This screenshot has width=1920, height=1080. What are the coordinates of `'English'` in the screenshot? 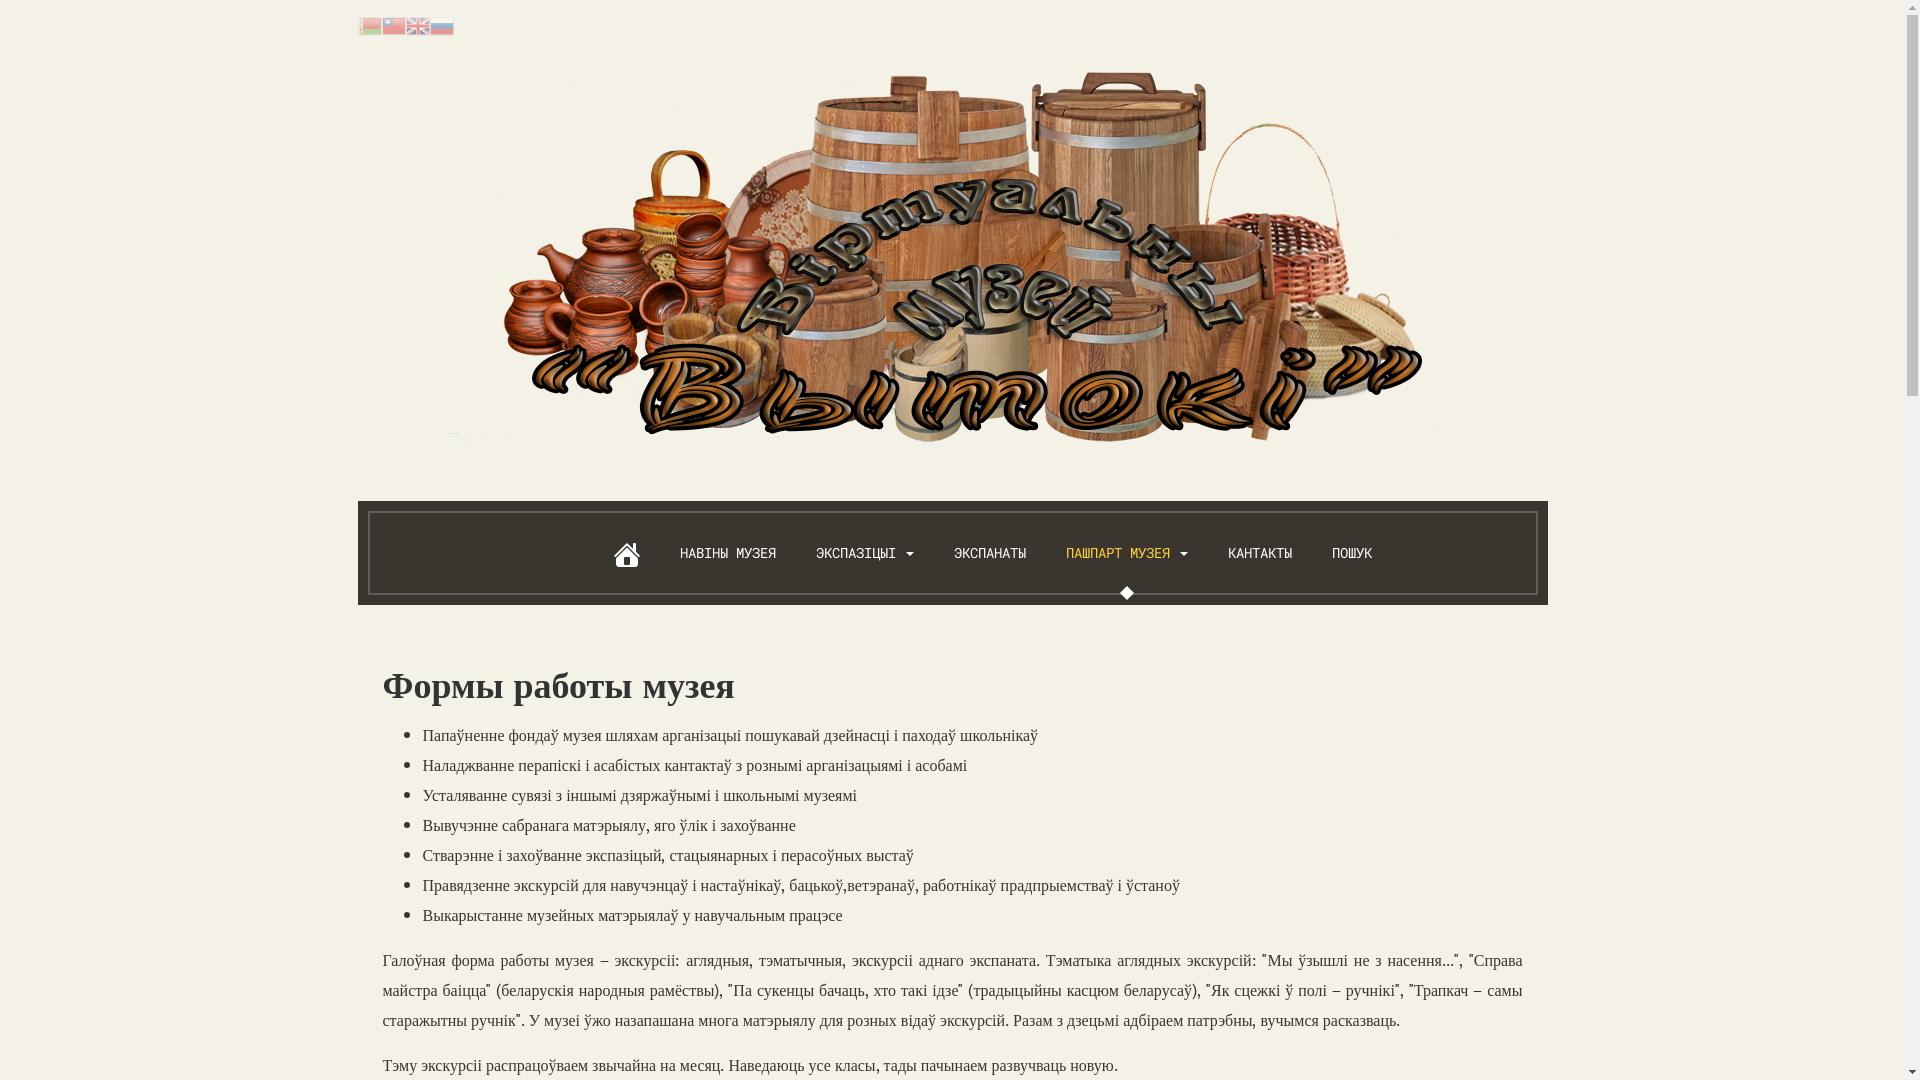 It's located at (416, 24).